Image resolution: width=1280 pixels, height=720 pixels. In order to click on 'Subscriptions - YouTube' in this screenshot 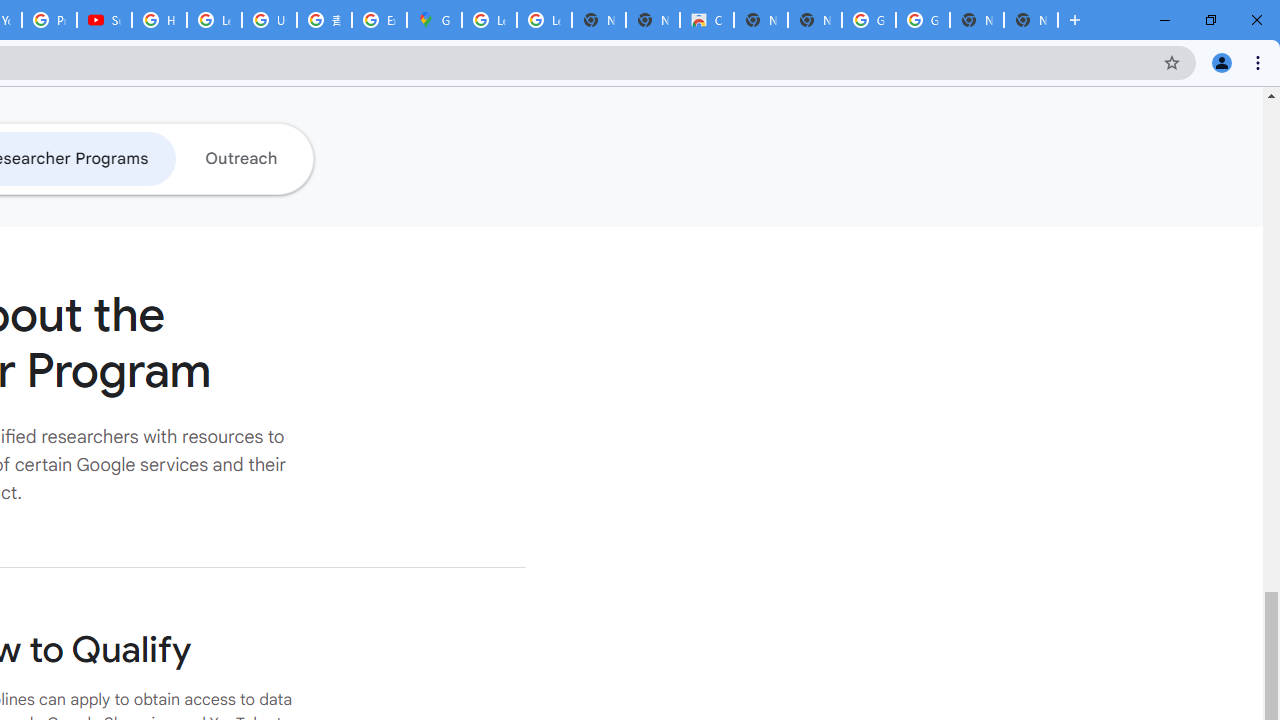, I will do `click(103, 20)`.